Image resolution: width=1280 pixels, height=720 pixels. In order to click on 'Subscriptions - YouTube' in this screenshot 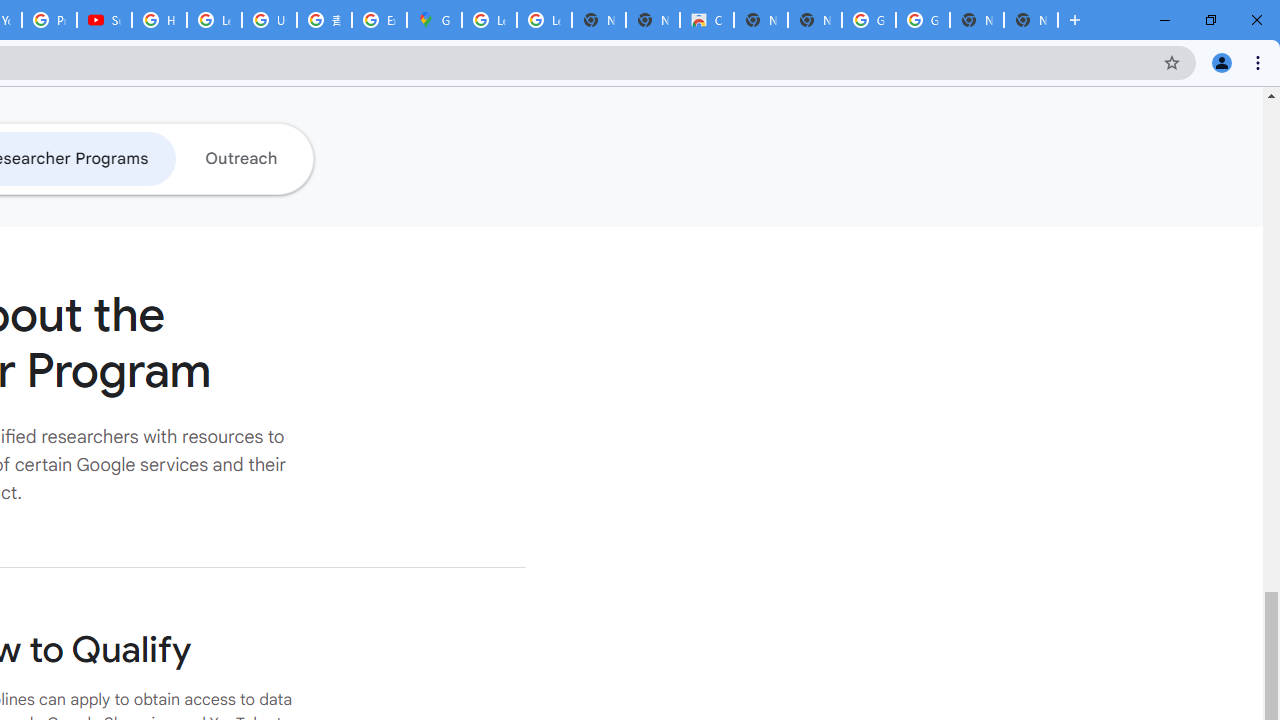, I will do `click(103, 20)`.